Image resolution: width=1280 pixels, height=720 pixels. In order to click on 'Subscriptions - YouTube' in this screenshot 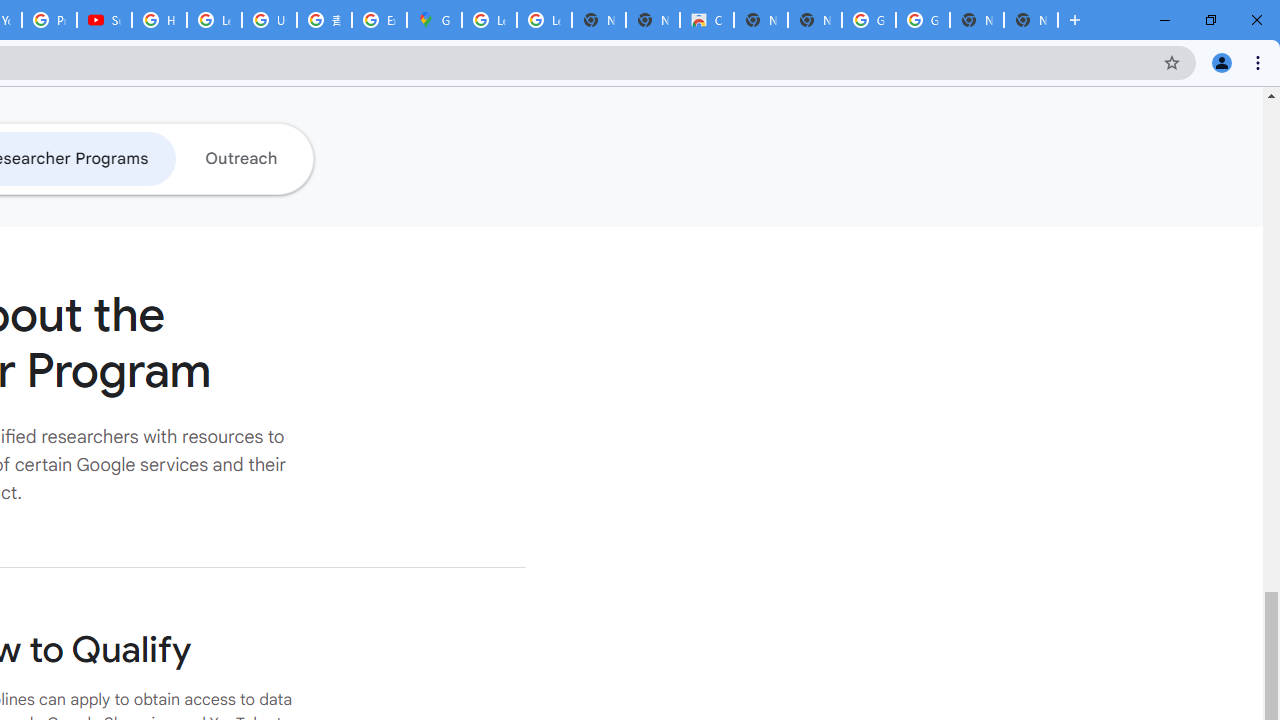, I will do `click(103, 20)`.